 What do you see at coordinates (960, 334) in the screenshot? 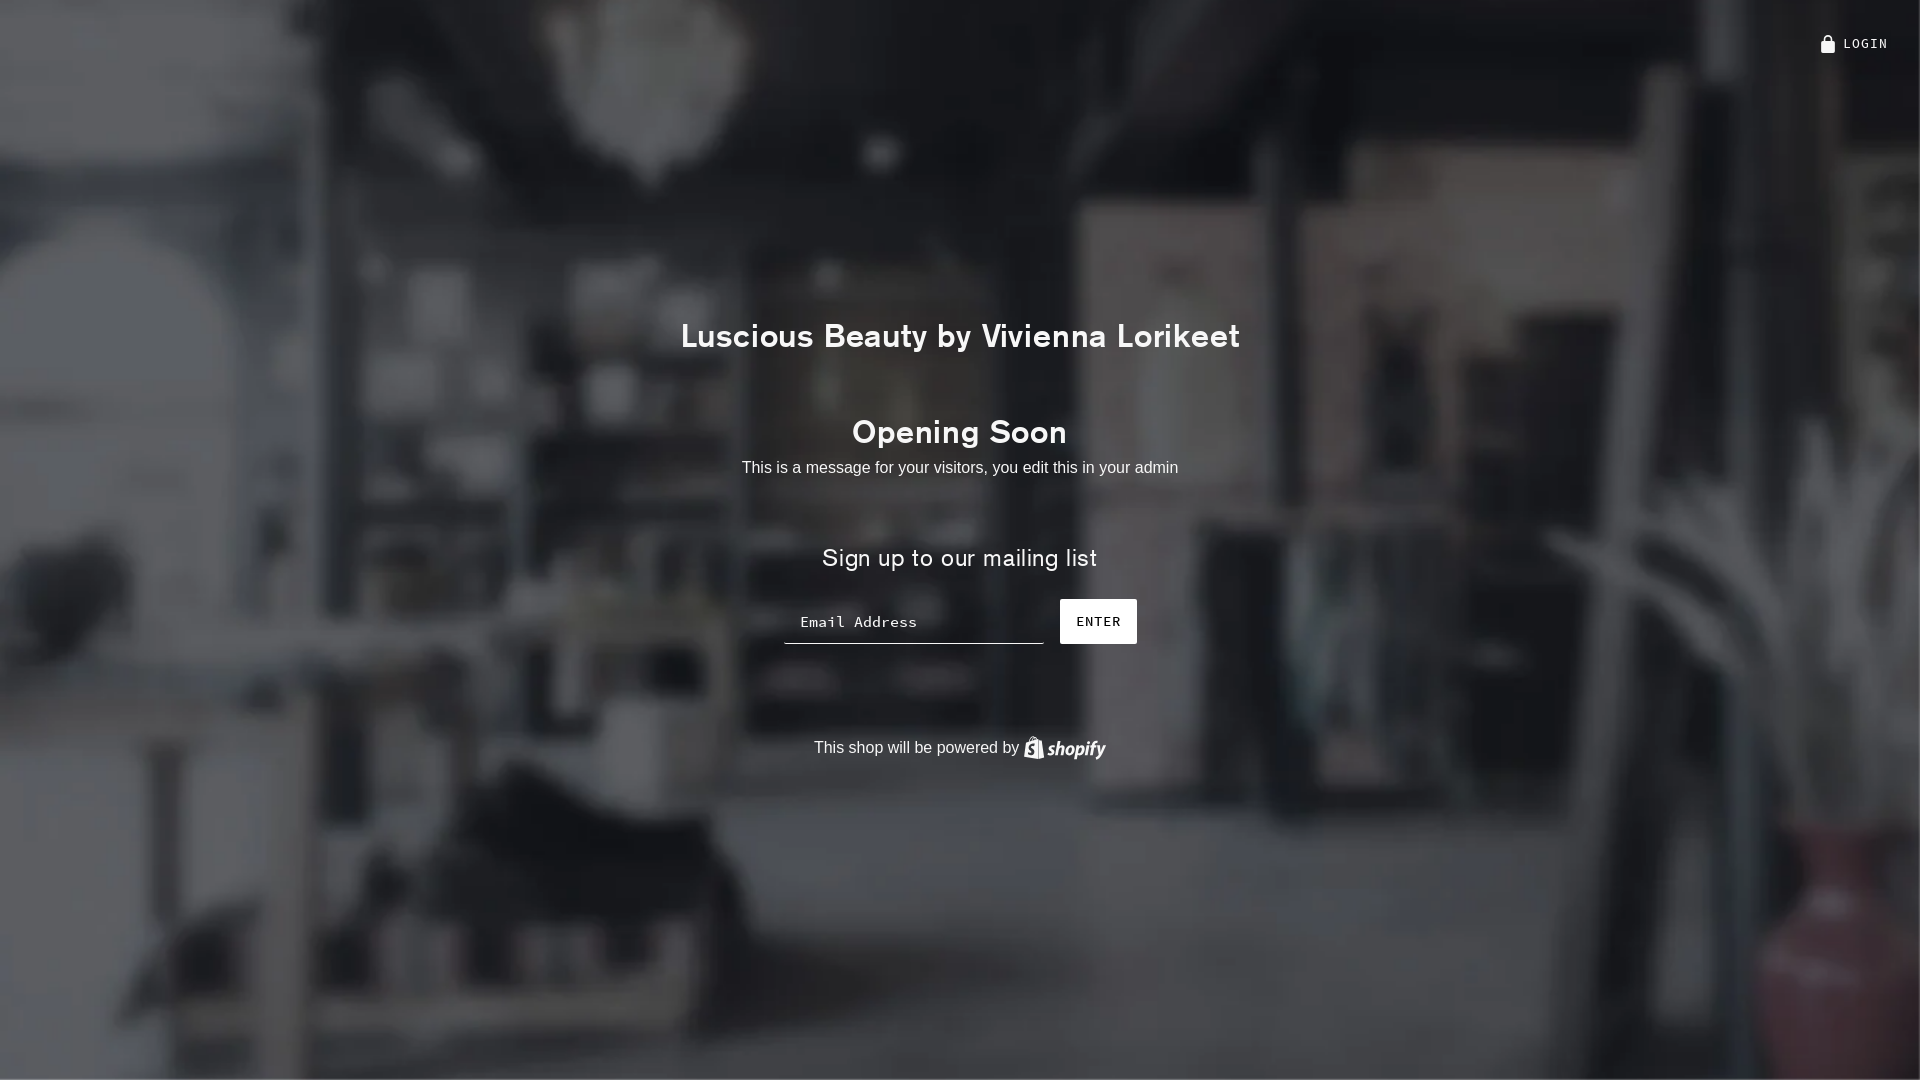
I see `'Luscious Beauty by Vivienna Lorikeet'` at bounding box center [960, 334].